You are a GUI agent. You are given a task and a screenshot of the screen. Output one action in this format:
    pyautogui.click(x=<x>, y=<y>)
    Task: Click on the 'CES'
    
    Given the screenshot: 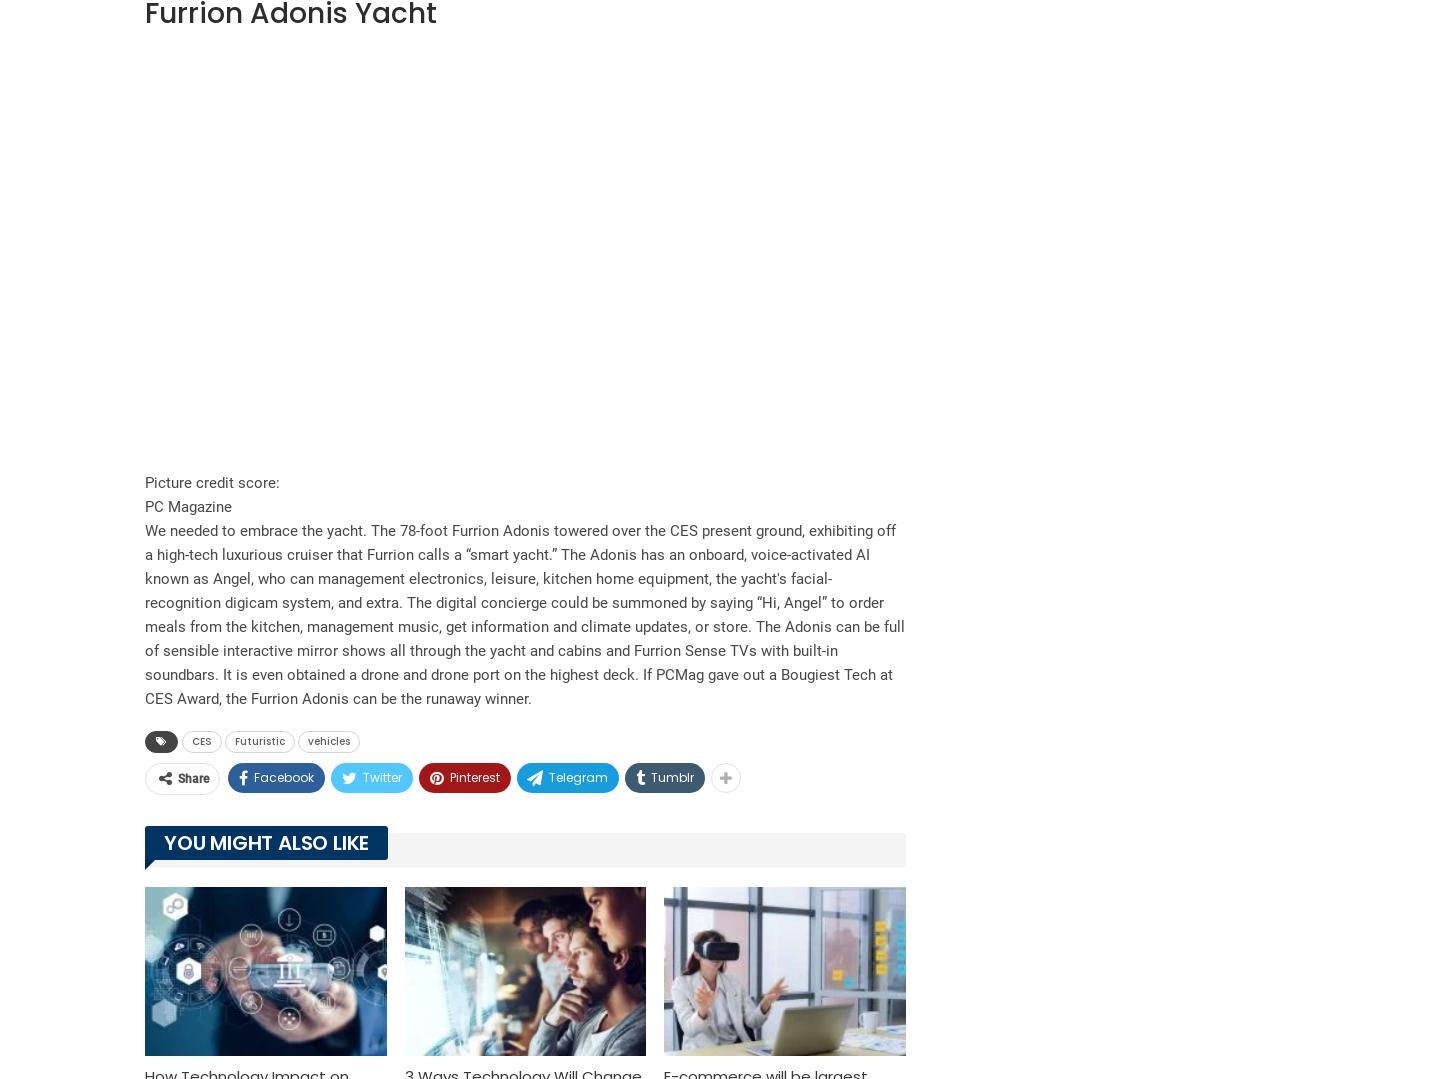 What is the action you would take?
    pyautogui.click(x=202, y=739)
    